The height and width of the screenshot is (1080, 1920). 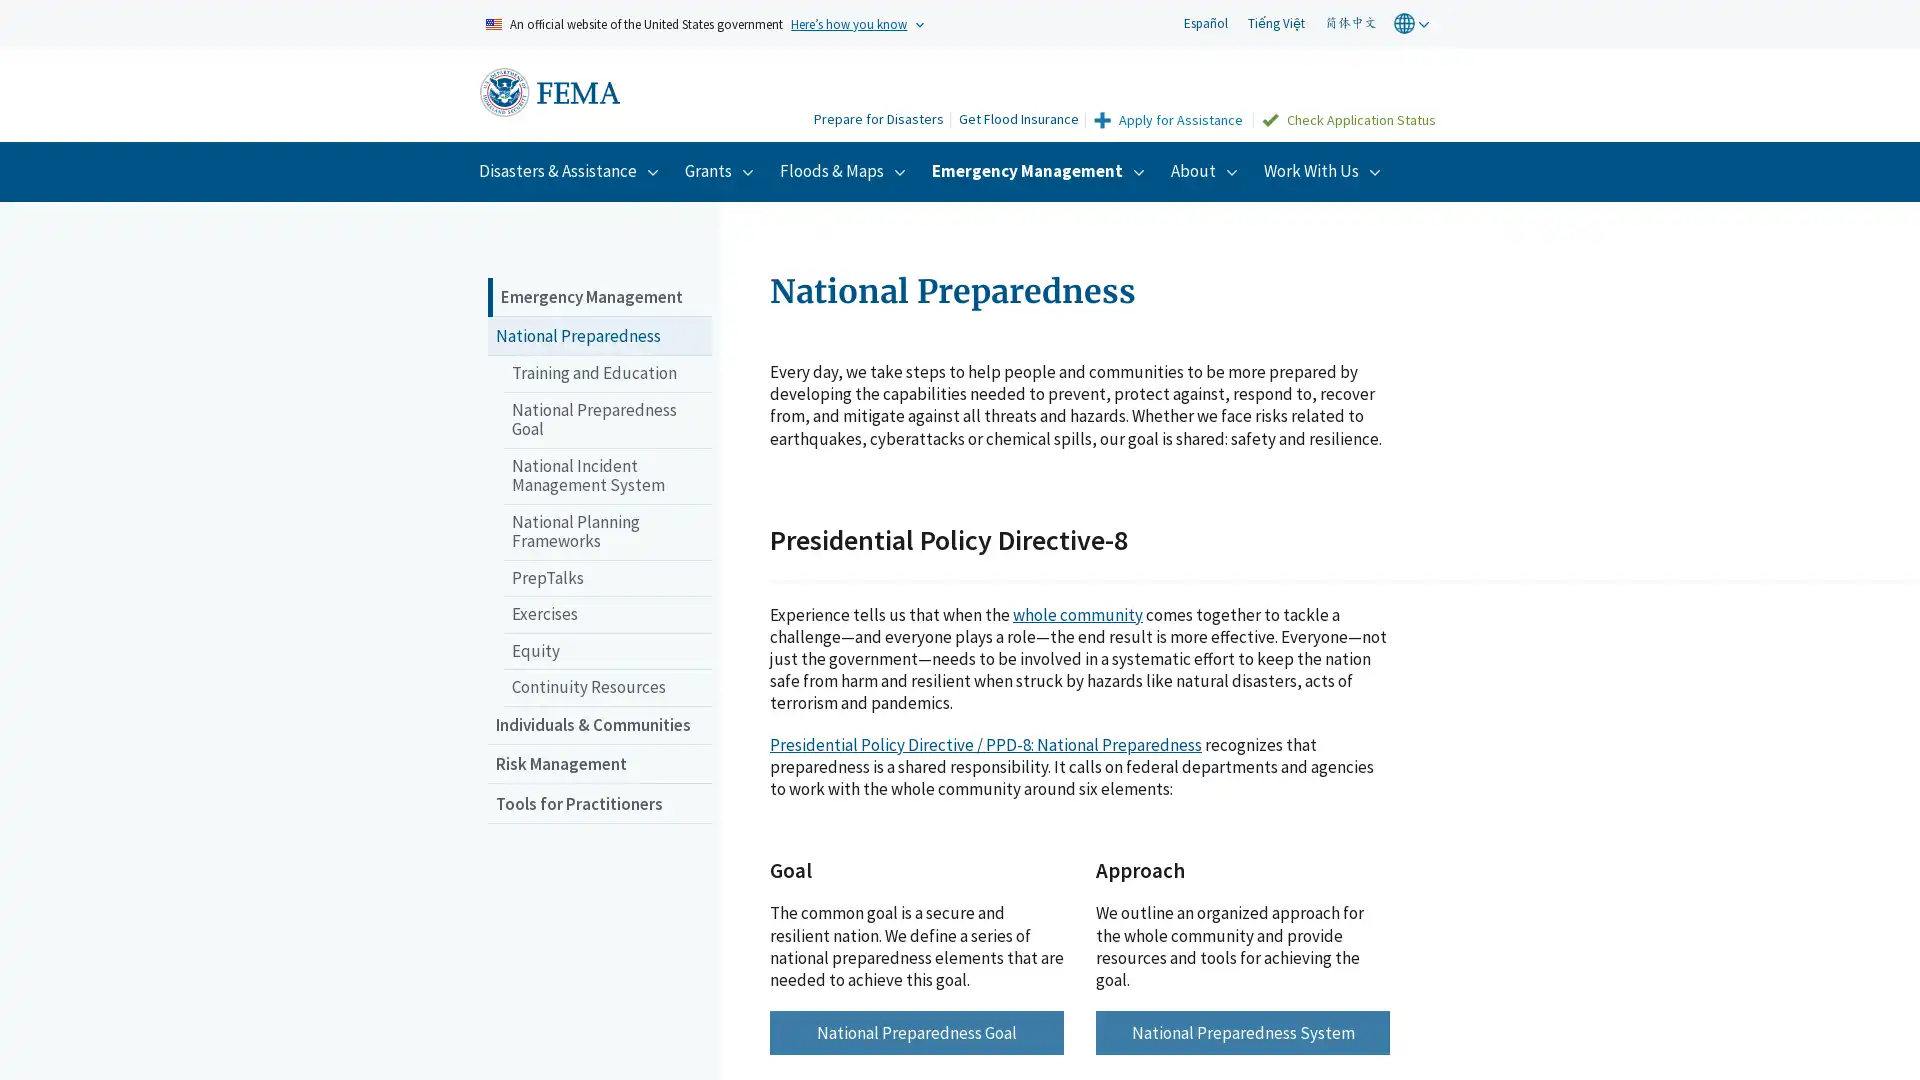 I want to click on Work With Us, so click(x=1325, y=169).